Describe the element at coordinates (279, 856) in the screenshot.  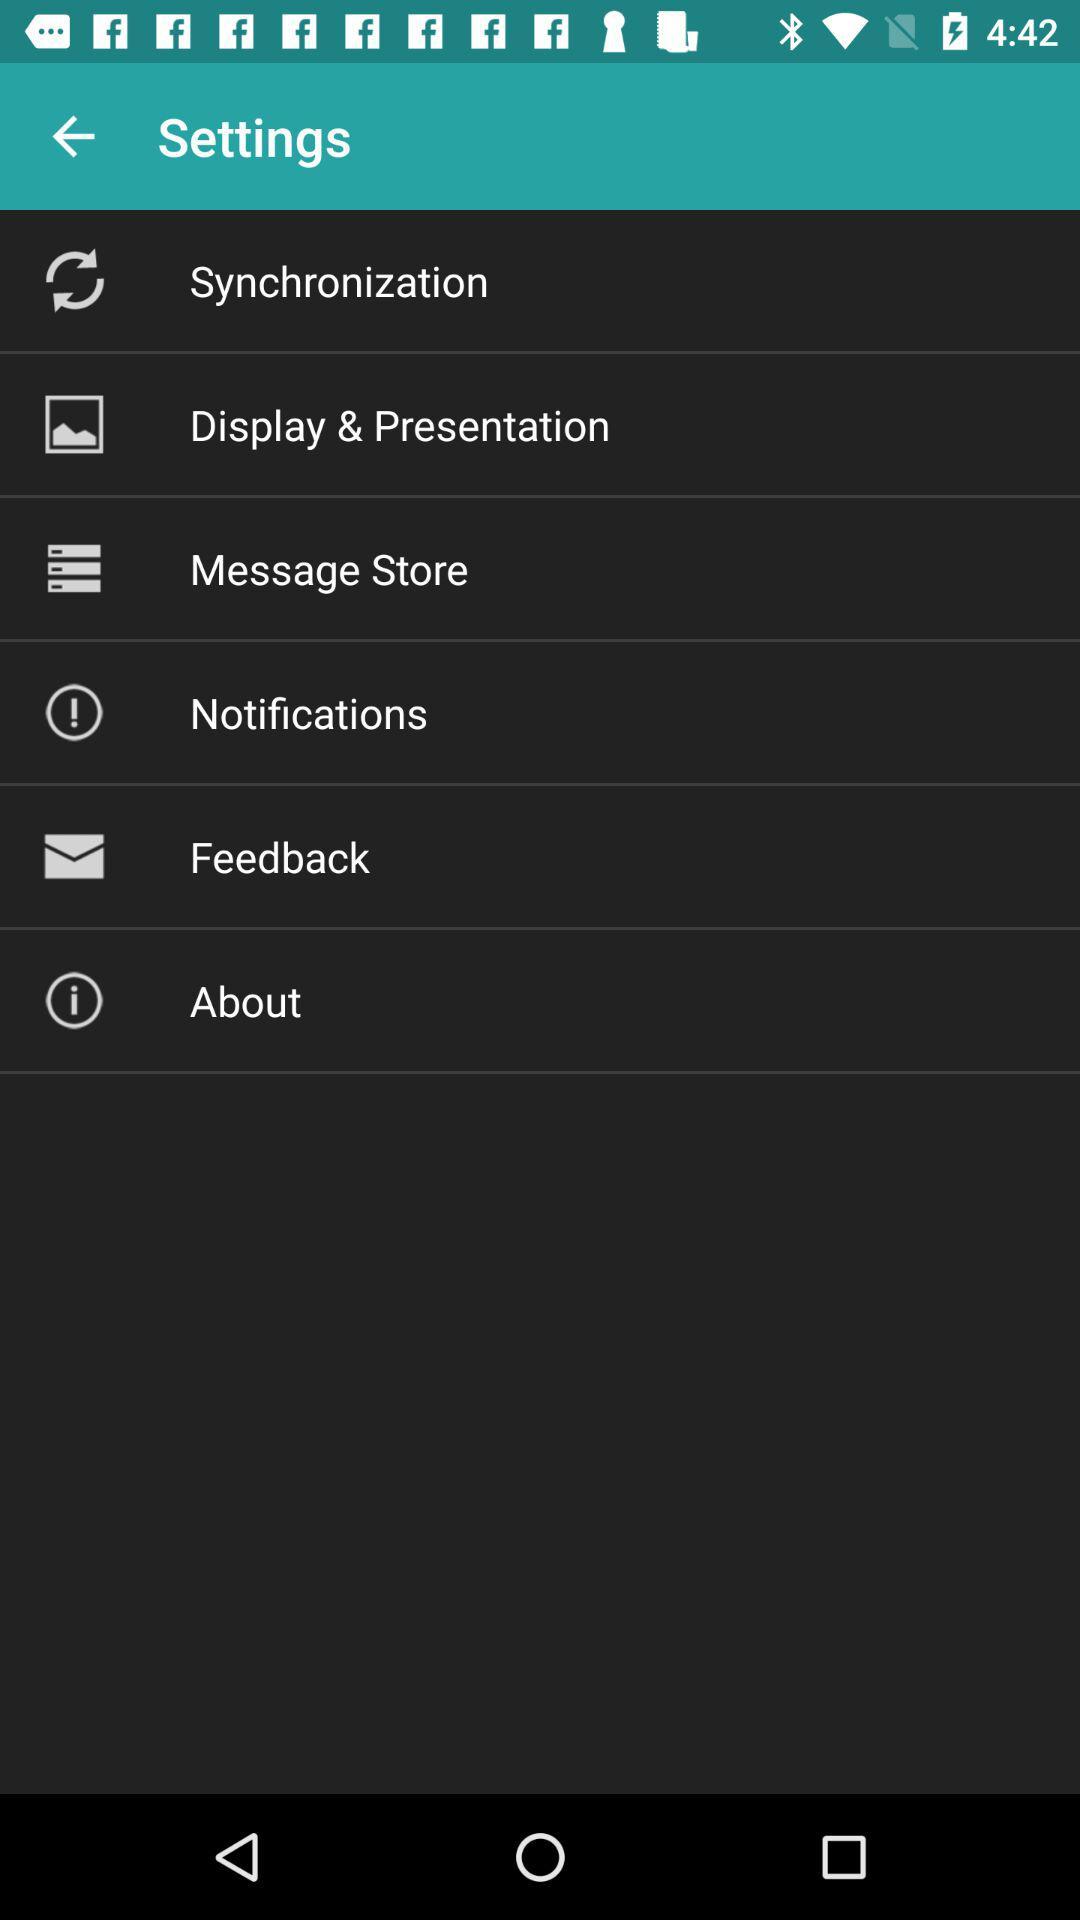
I see `item above about item` at that location.